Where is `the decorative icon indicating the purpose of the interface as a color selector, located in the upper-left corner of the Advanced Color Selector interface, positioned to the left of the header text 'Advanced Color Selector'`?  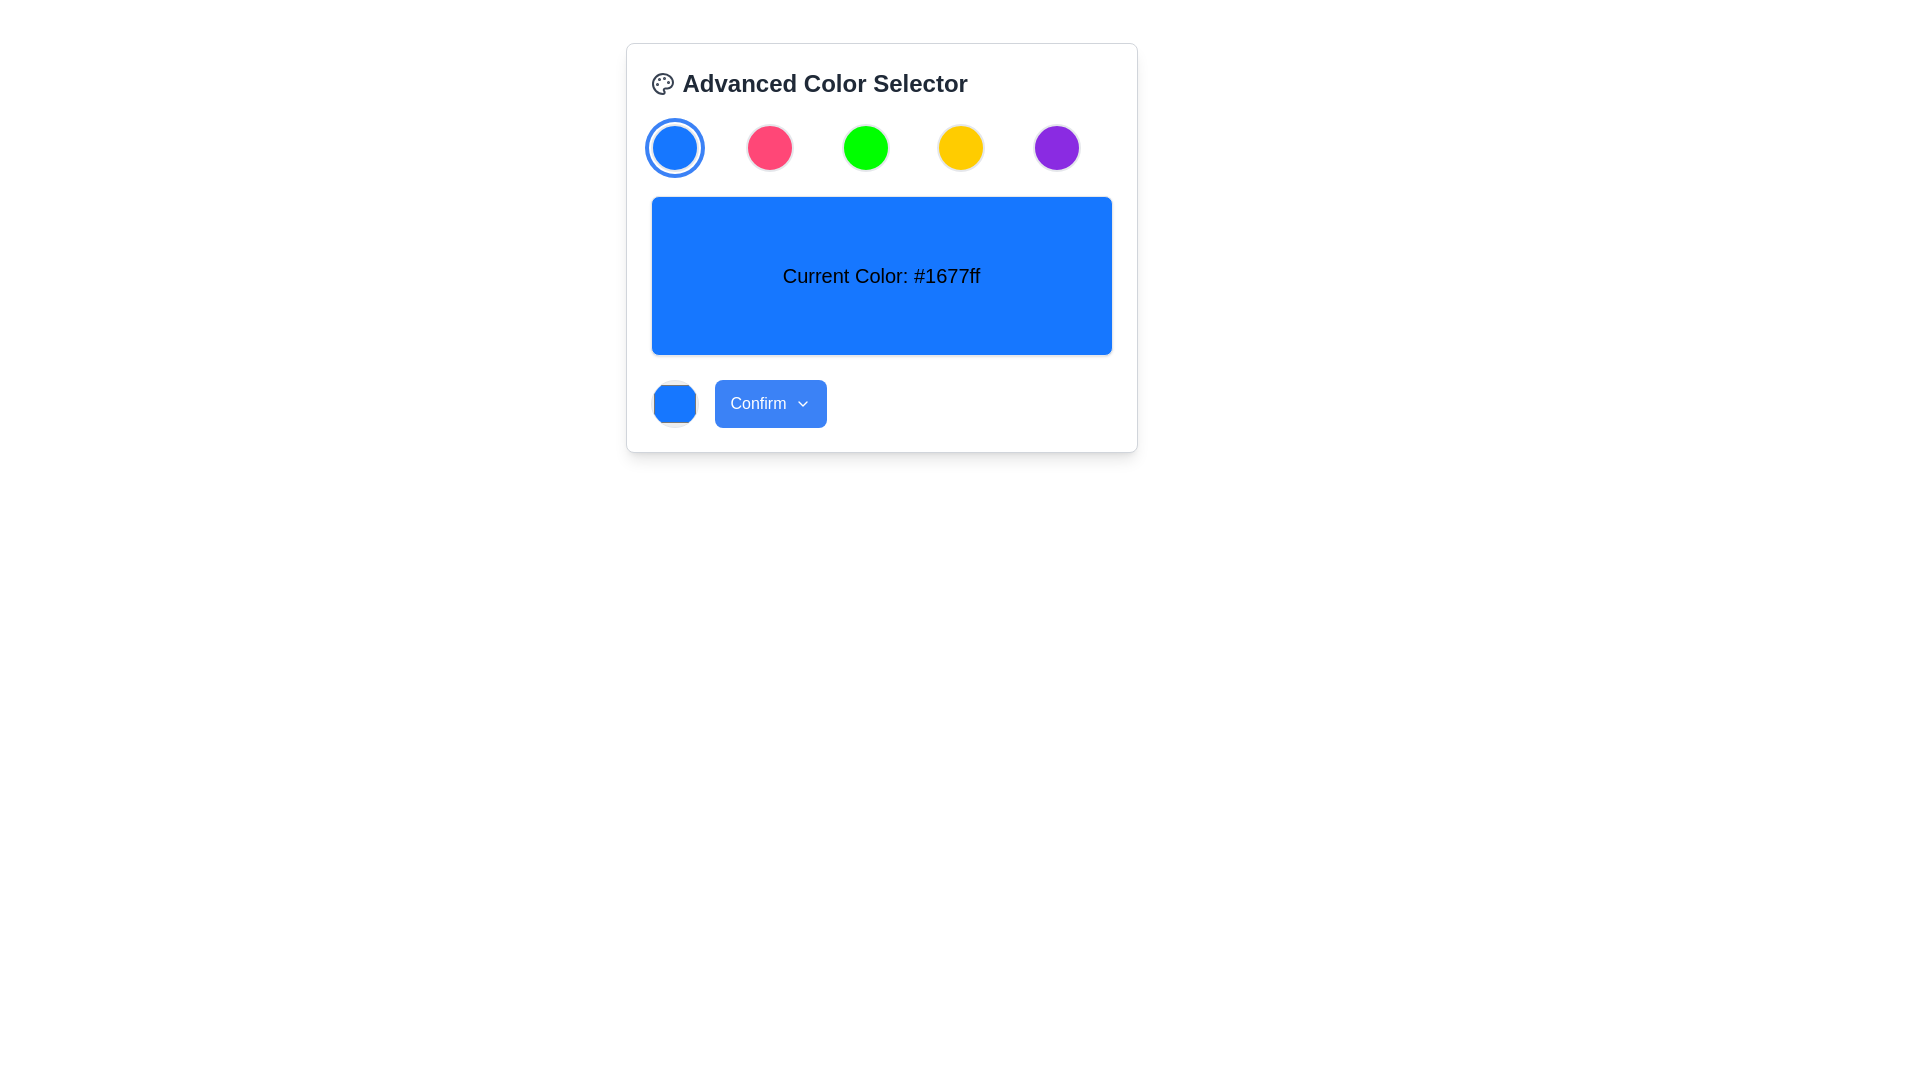
the decorative icon indicating the purpose of the interface as a color selector, located in the upper-left corner of the Advanced Color Selector interface, positioned to the left of the header text 'Advanced Color Selector' is located at coordinates (662, 83).